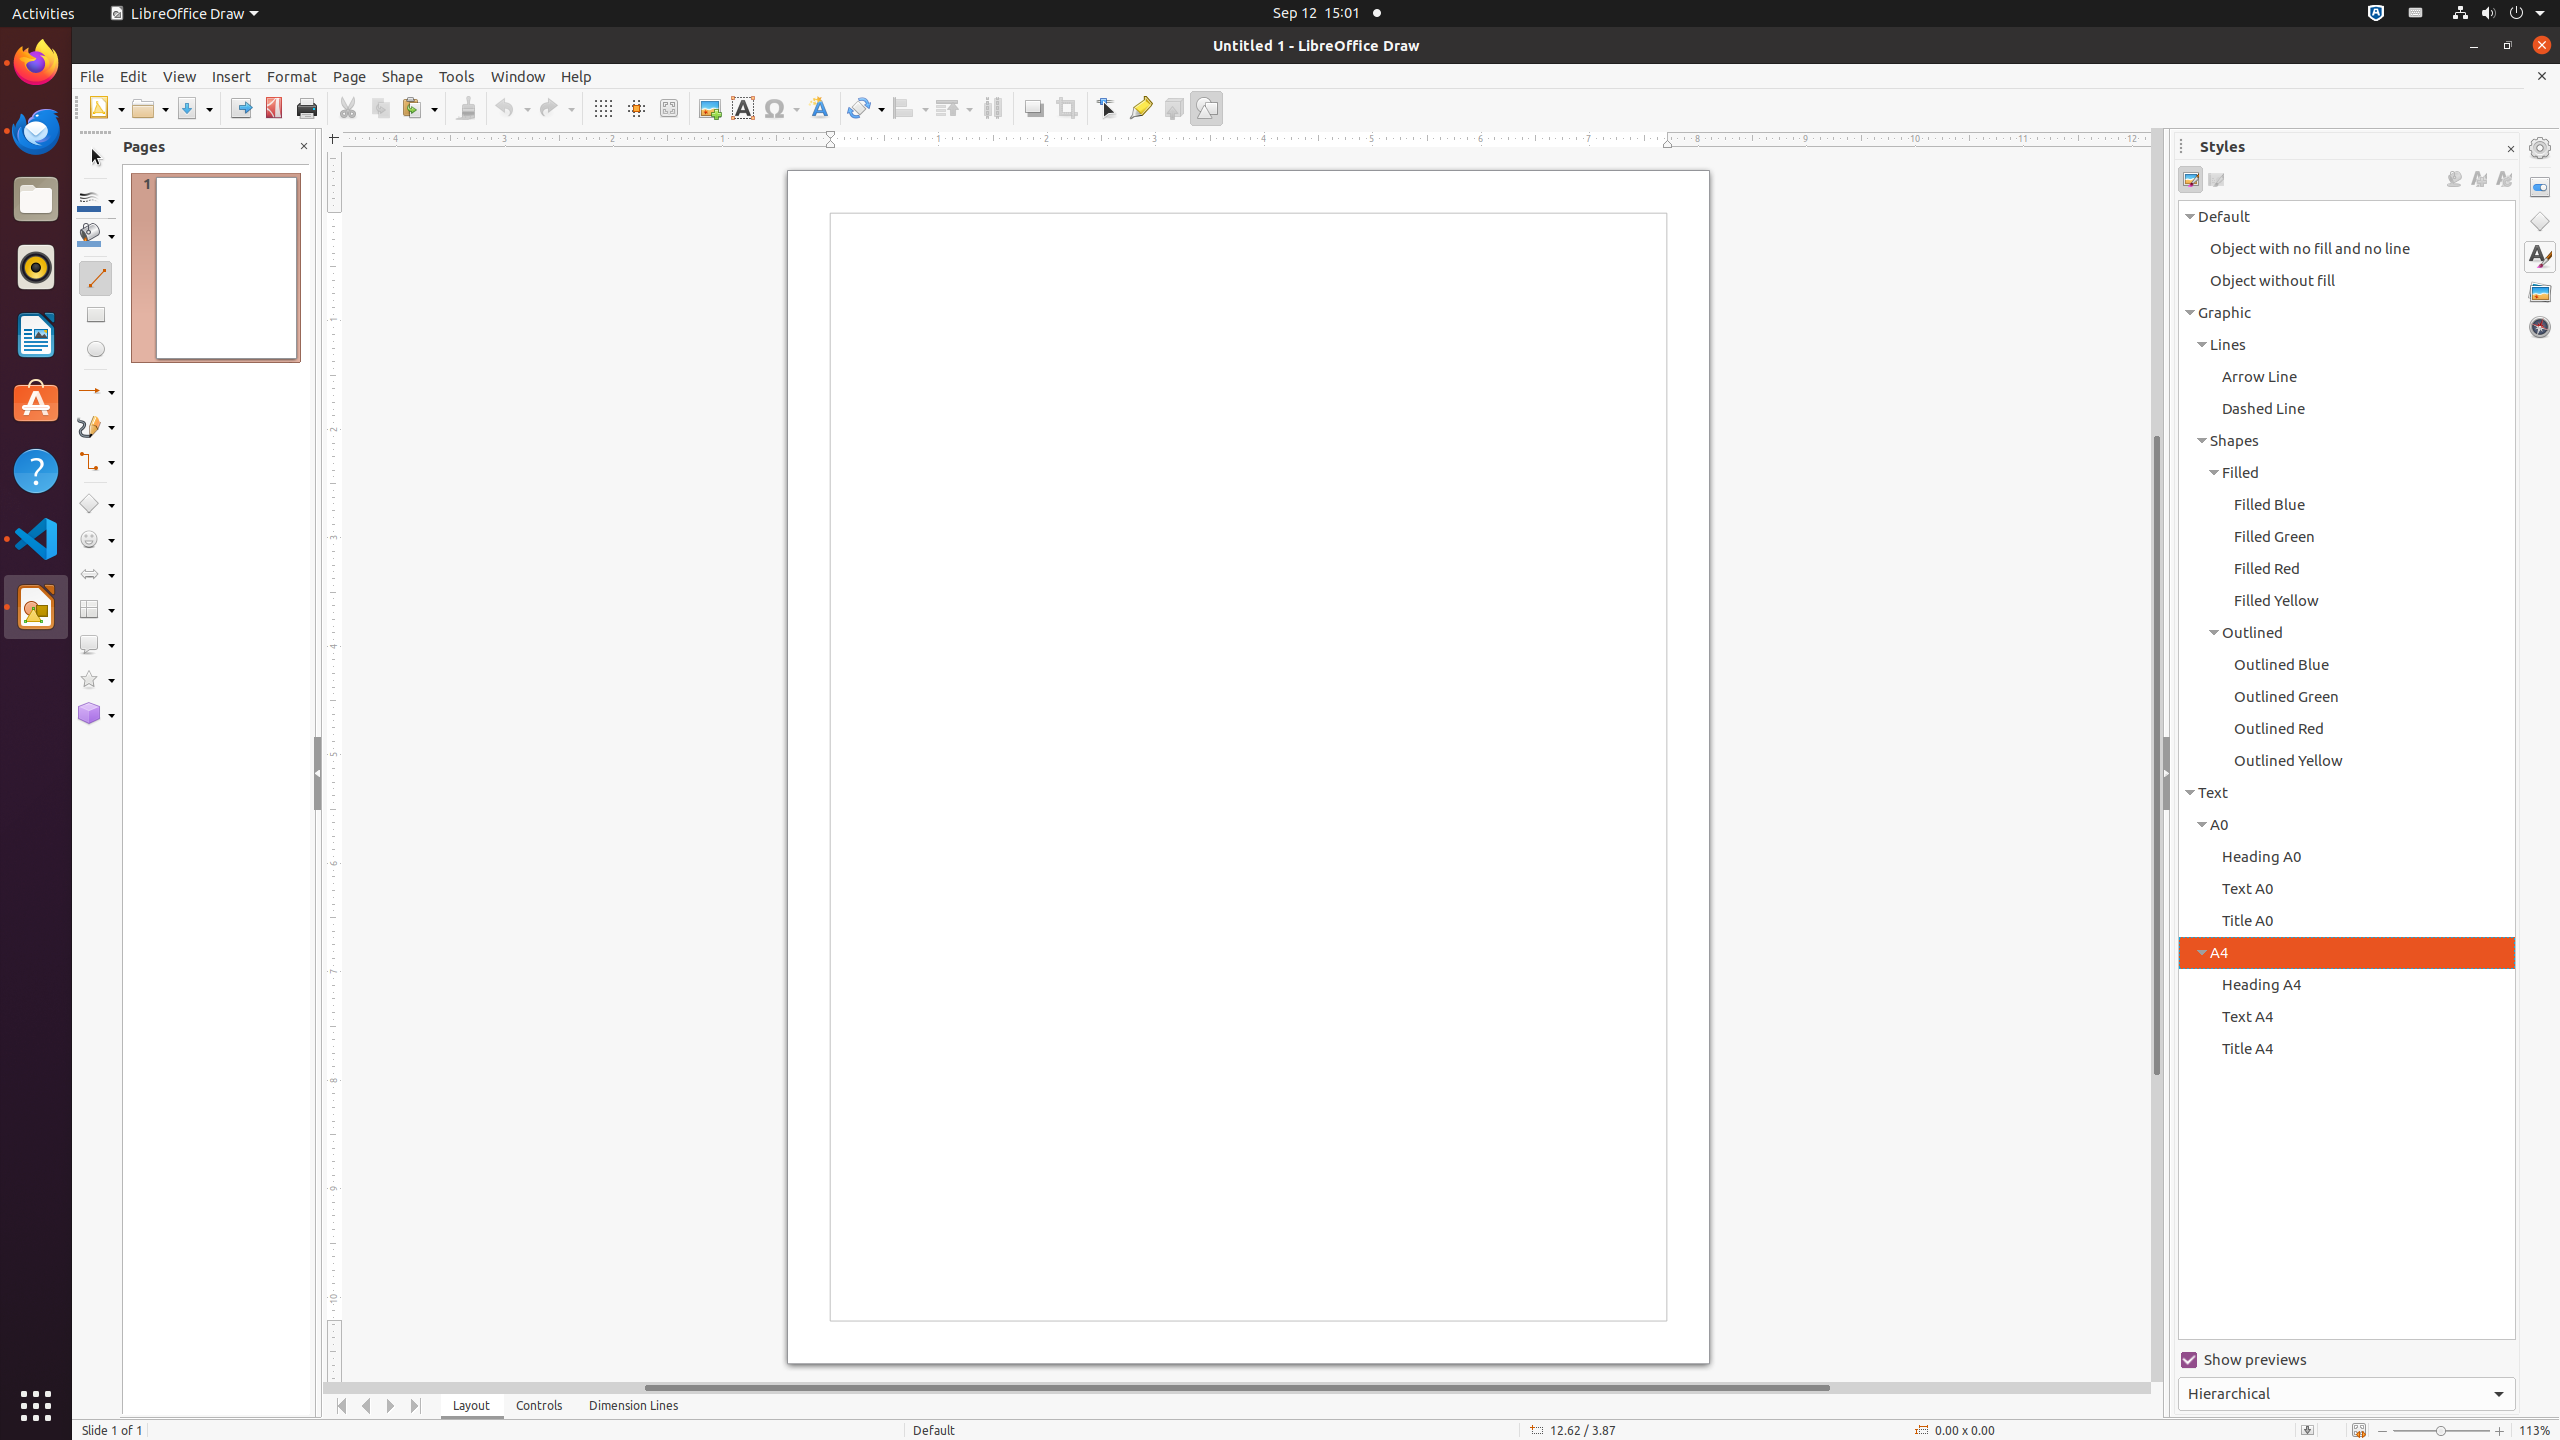 The image size is (2560, 1440). What do you see at coordinates (2510, 149) in the screenshot?
I see `'Close Sidebar Deck'` at bounding box center [2510, 149].